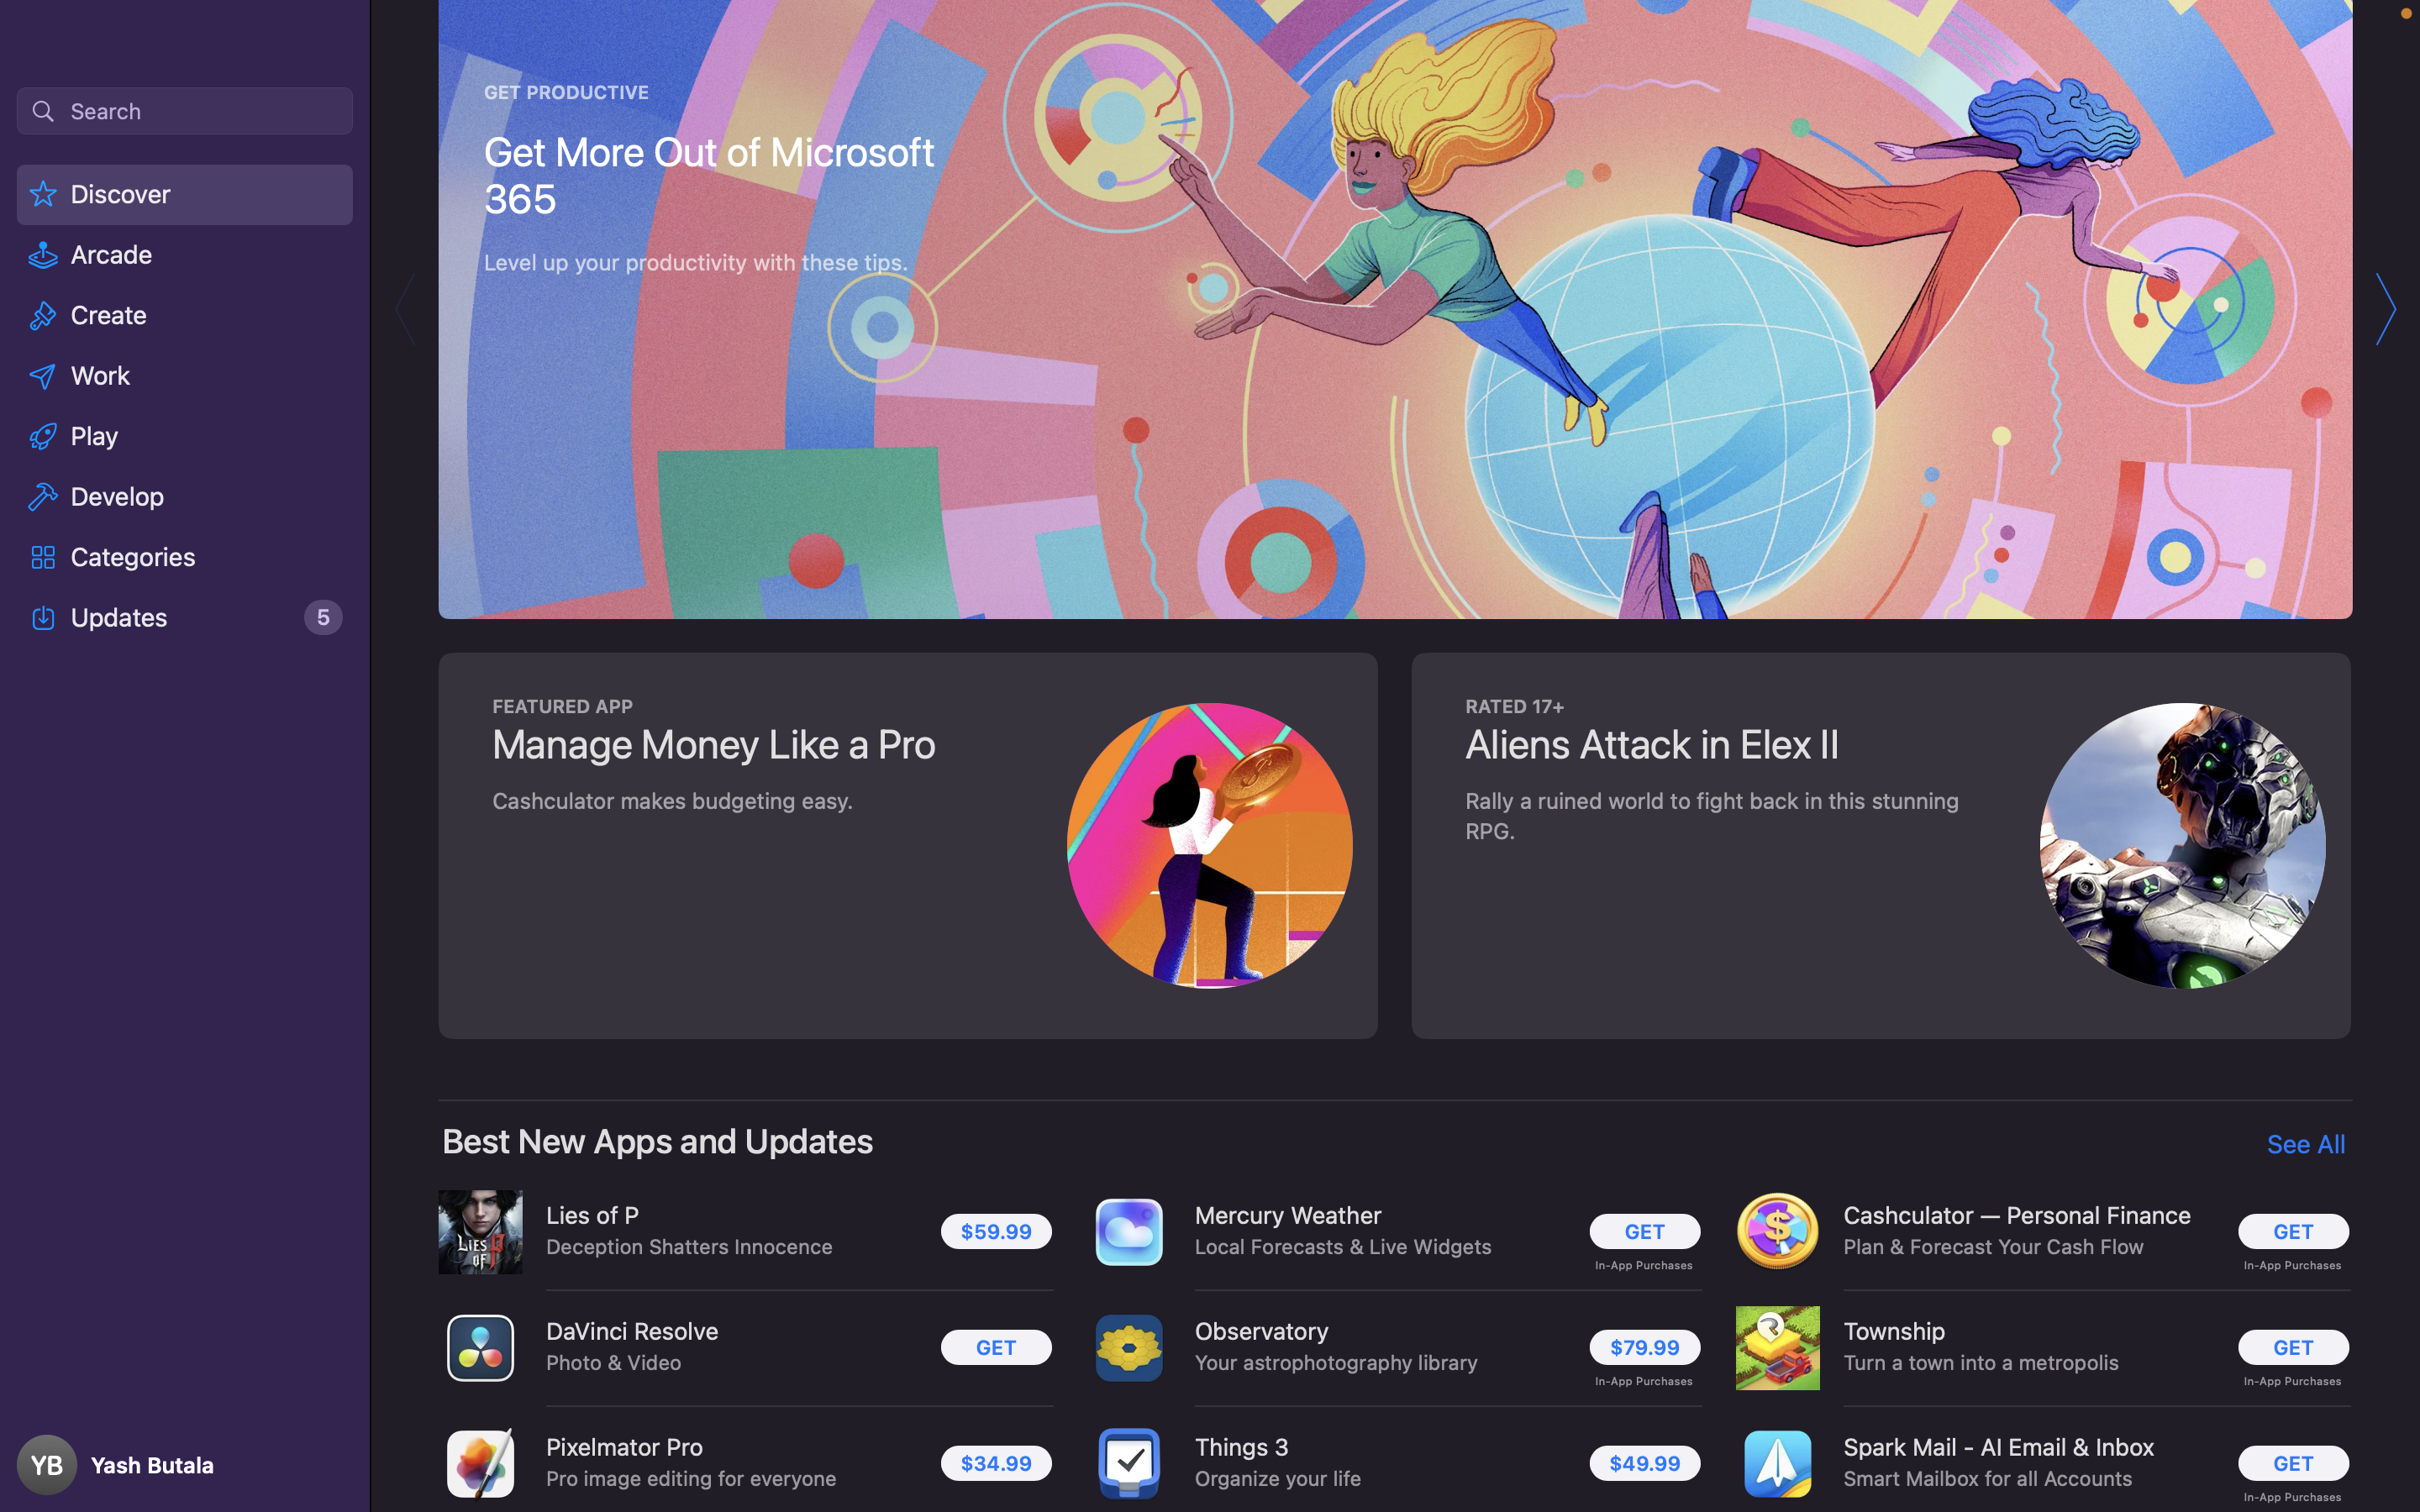 The image size is (2420, 1512). Describe the element at coordinates (1397, 756) in the screenshot. I see `Navigate 50 steps downward in the application menu using scroll` at that location.